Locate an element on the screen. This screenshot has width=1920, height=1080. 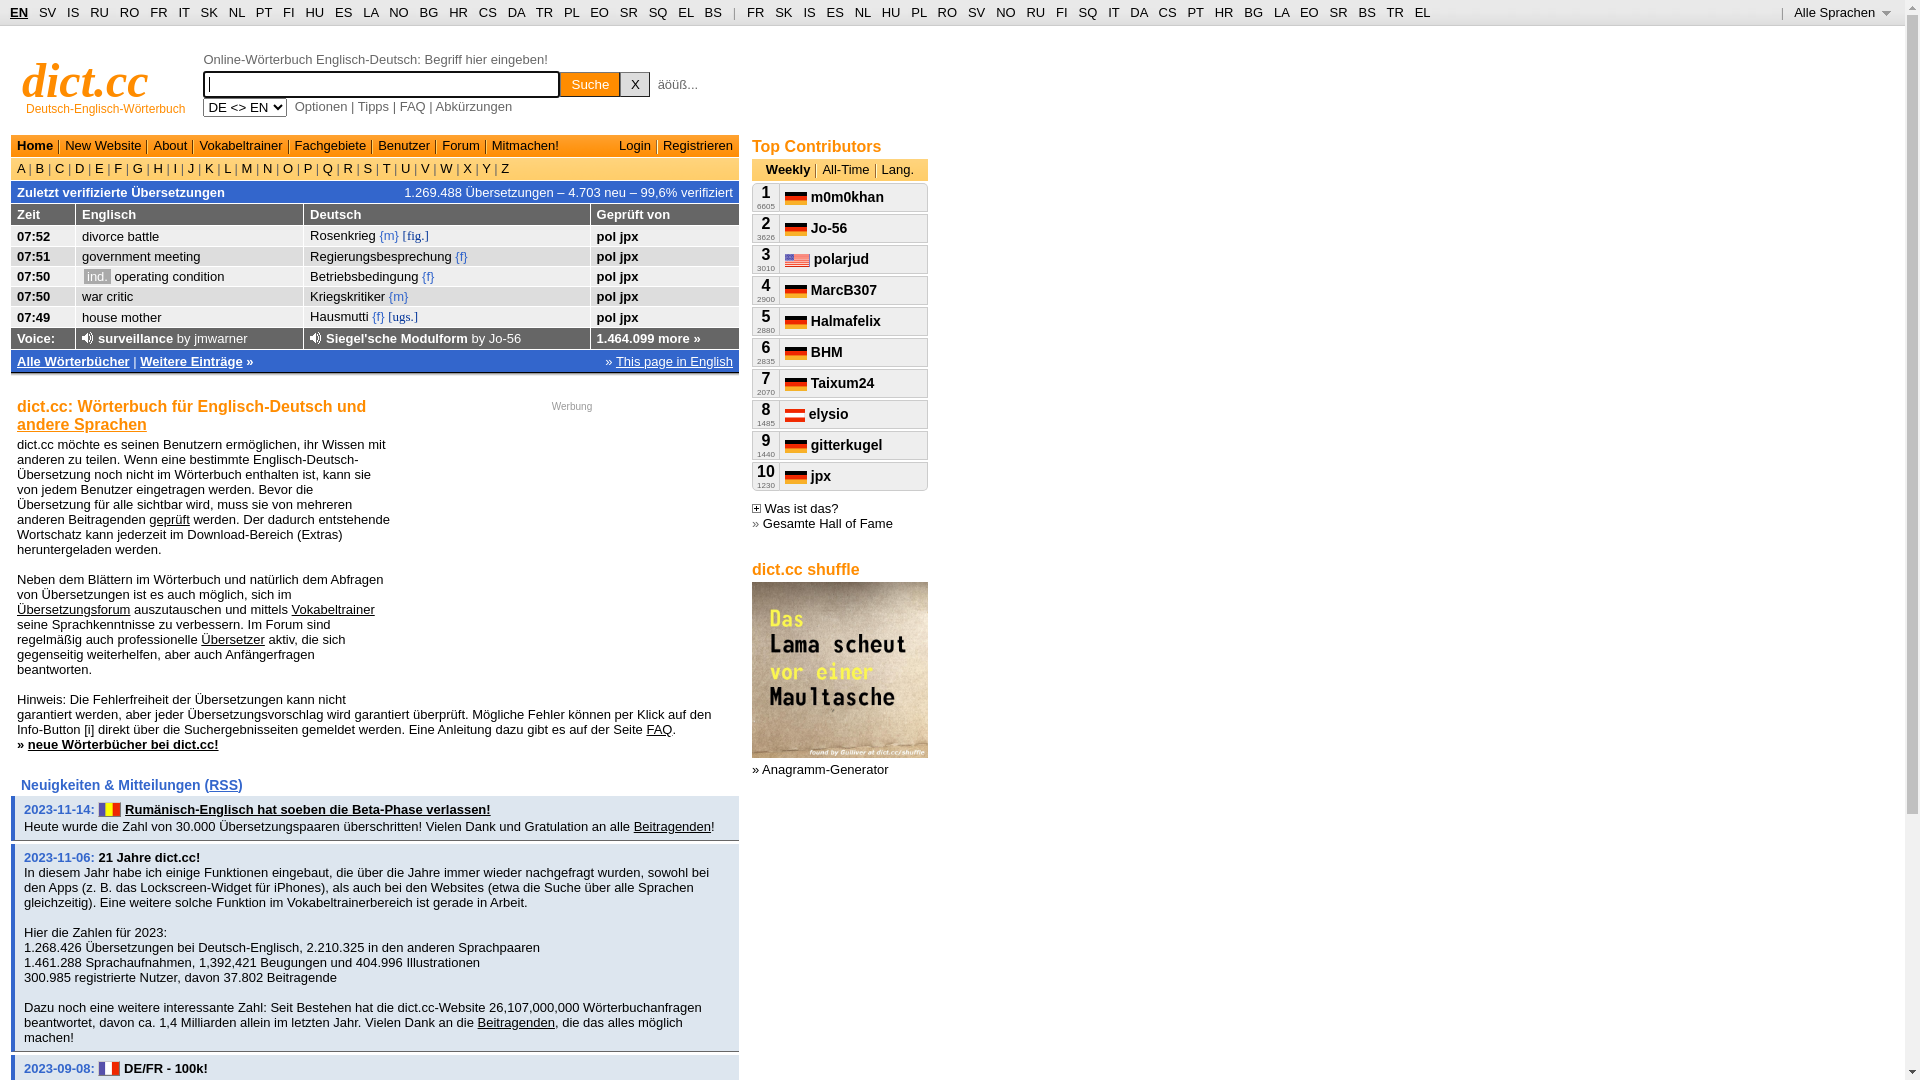
'government meeting' is located at coordinates (140, 255).